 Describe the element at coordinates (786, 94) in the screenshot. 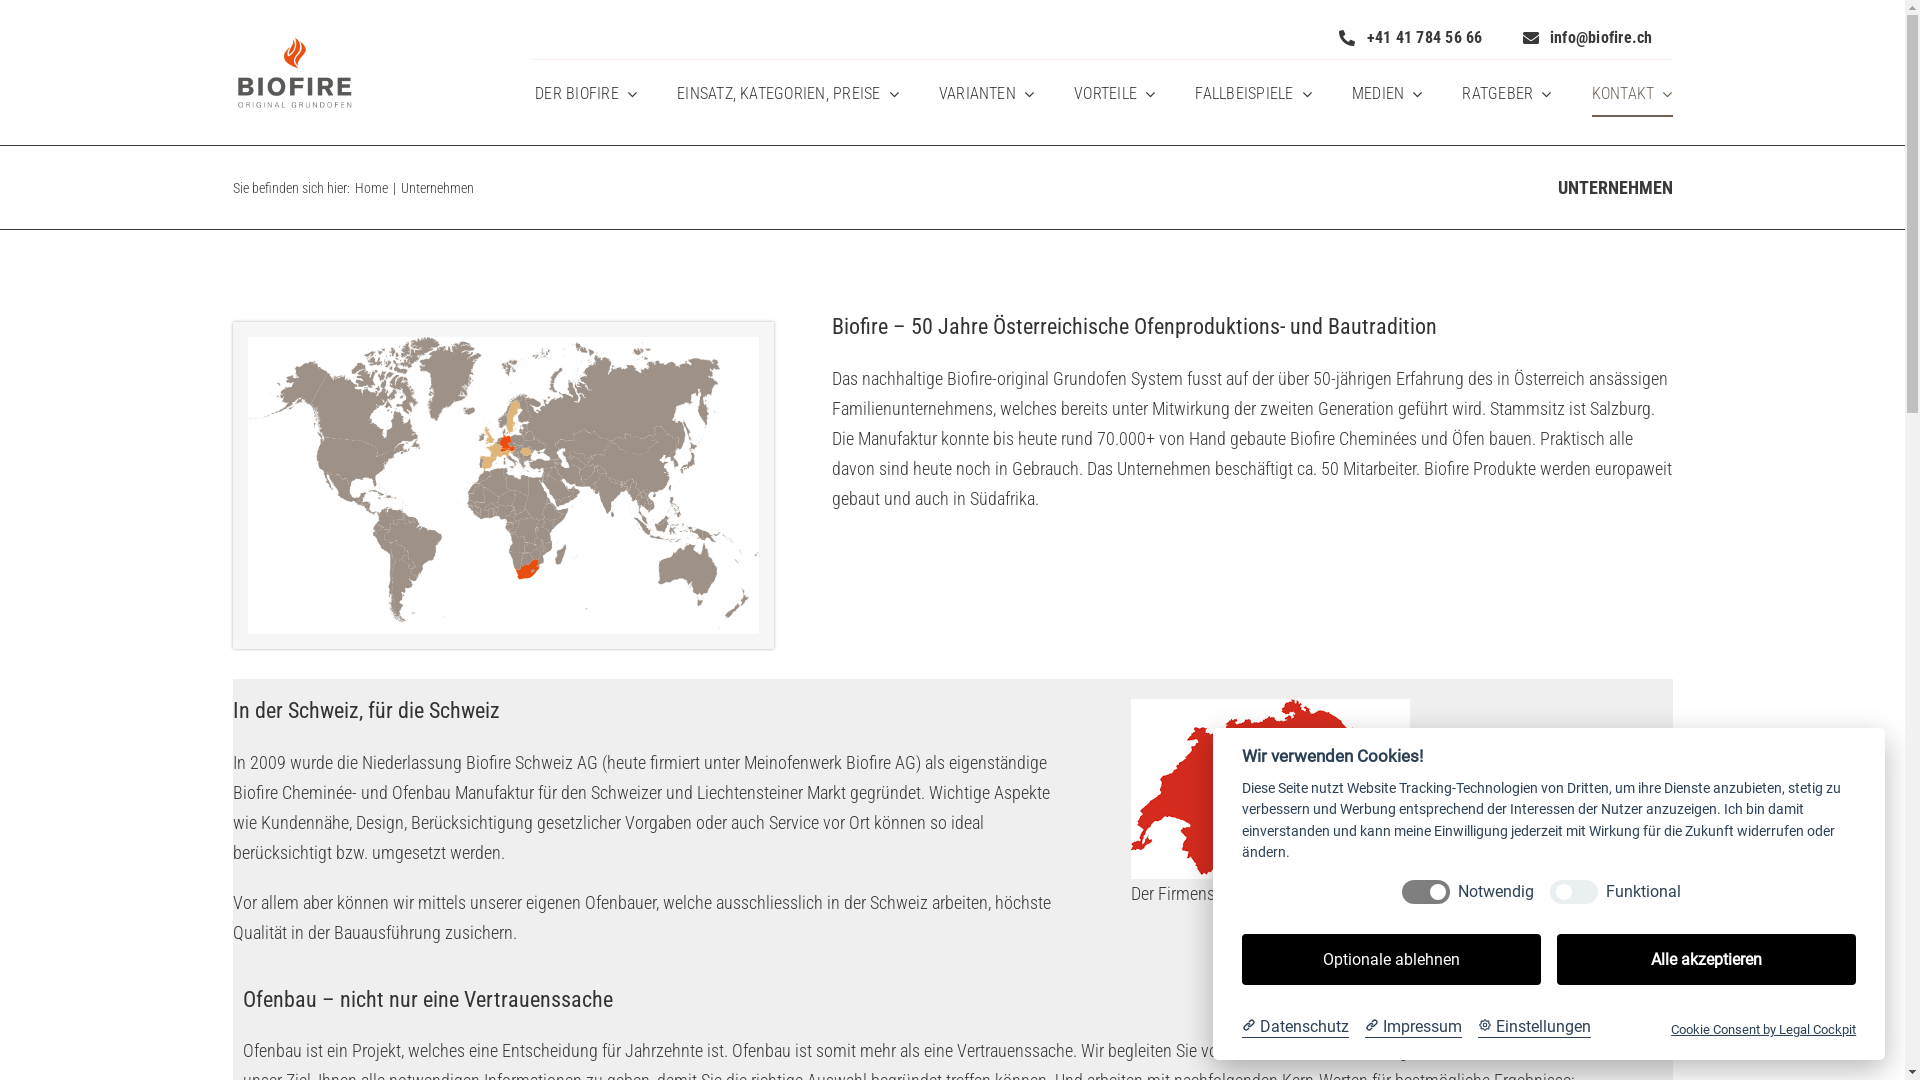

I see `'EINSATZ, KATEGORIEN, PREISE'` at that location.